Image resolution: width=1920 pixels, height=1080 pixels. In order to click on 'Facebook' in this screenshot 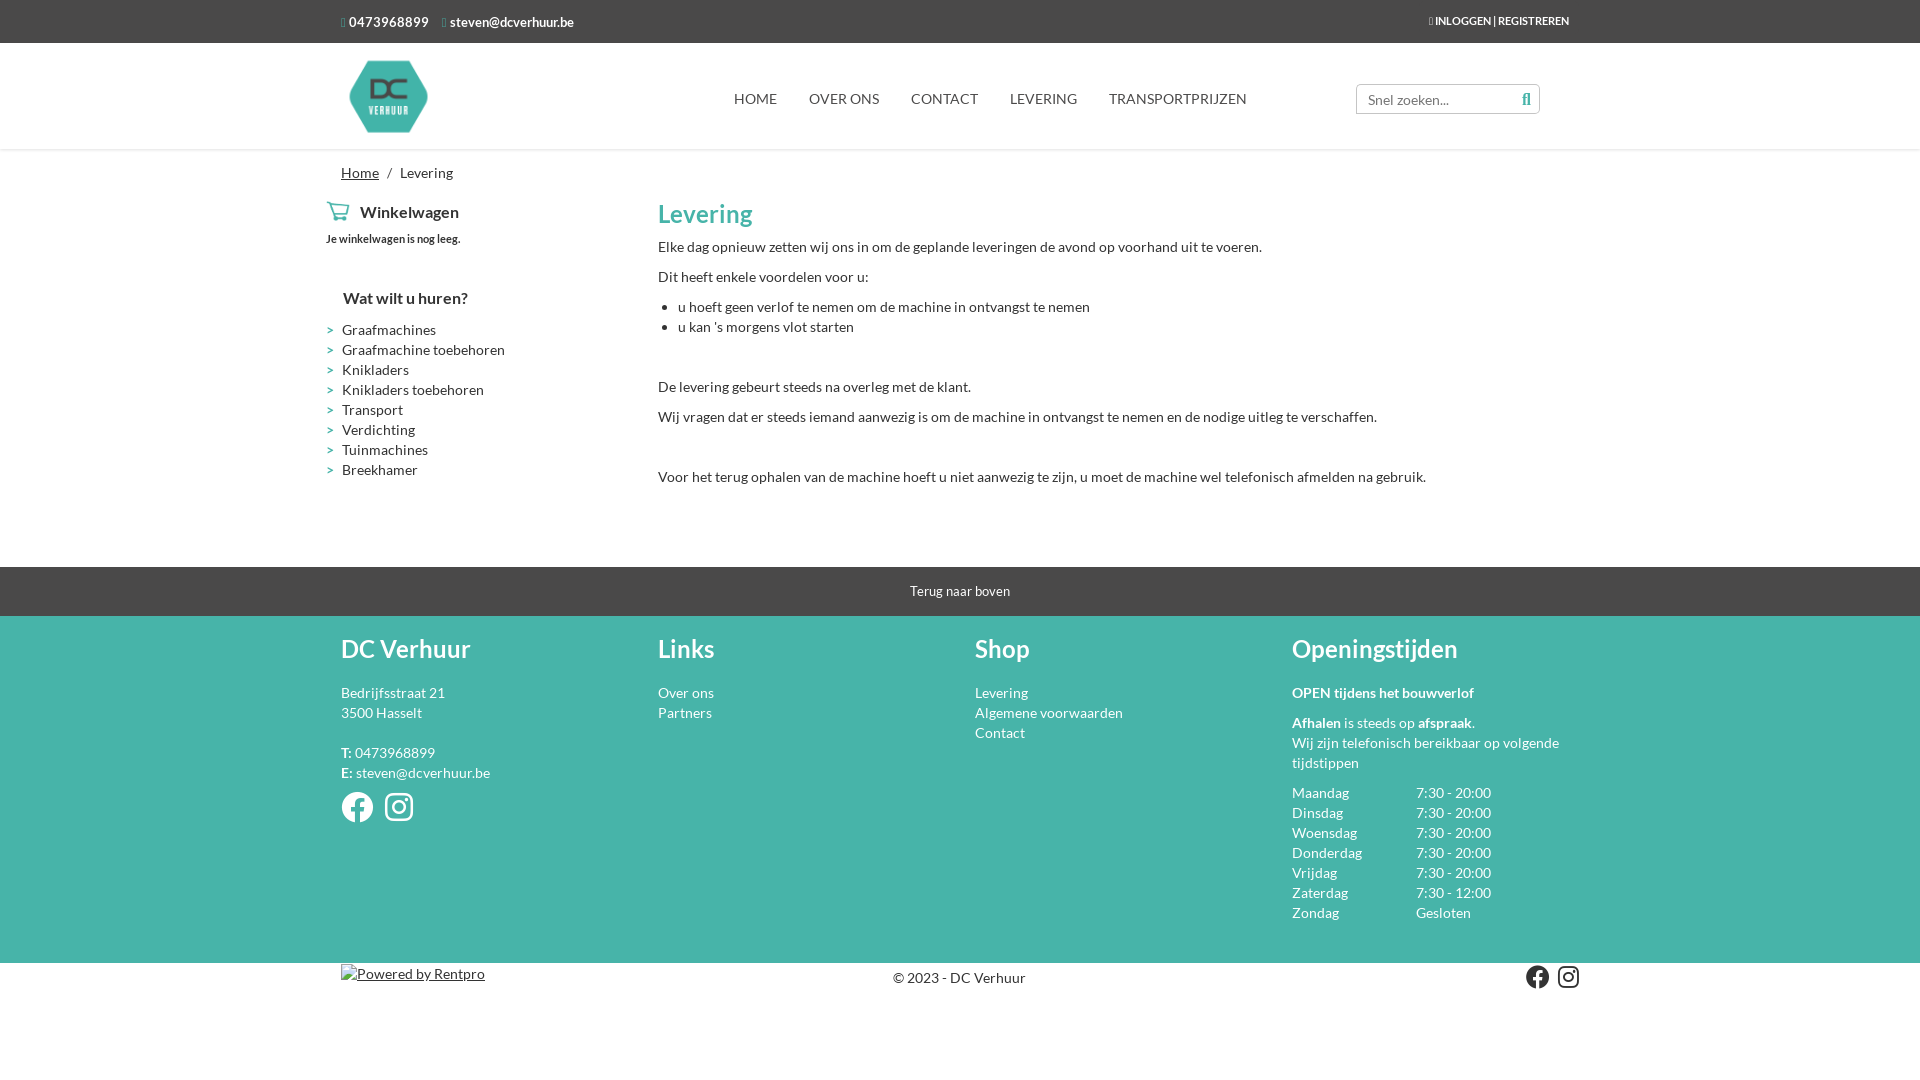, I will do `click(1533, 979)`.